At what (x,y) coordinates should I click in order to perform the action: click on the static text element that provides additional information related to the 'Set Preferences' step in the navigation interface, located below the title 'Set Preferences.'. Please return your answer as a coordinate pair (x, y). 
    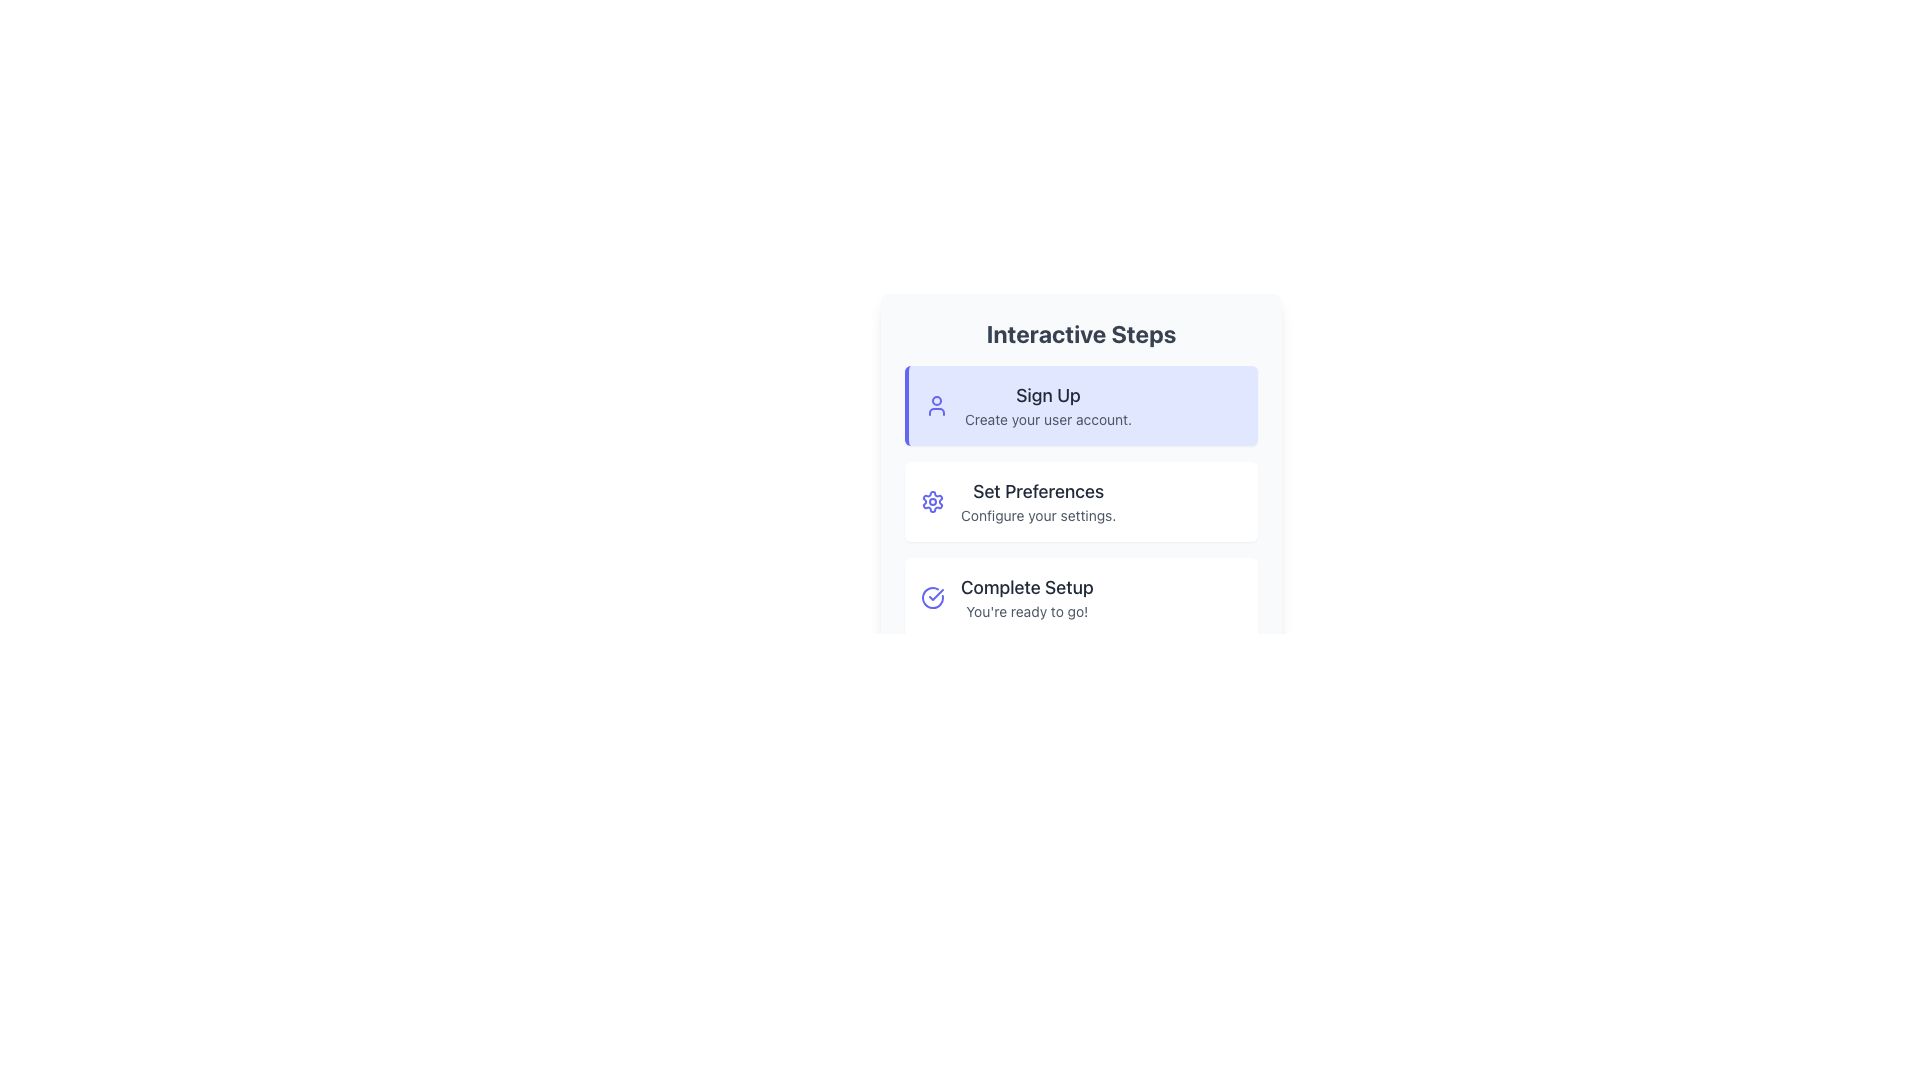
    Looking at the image, I should click on (1038, 515).